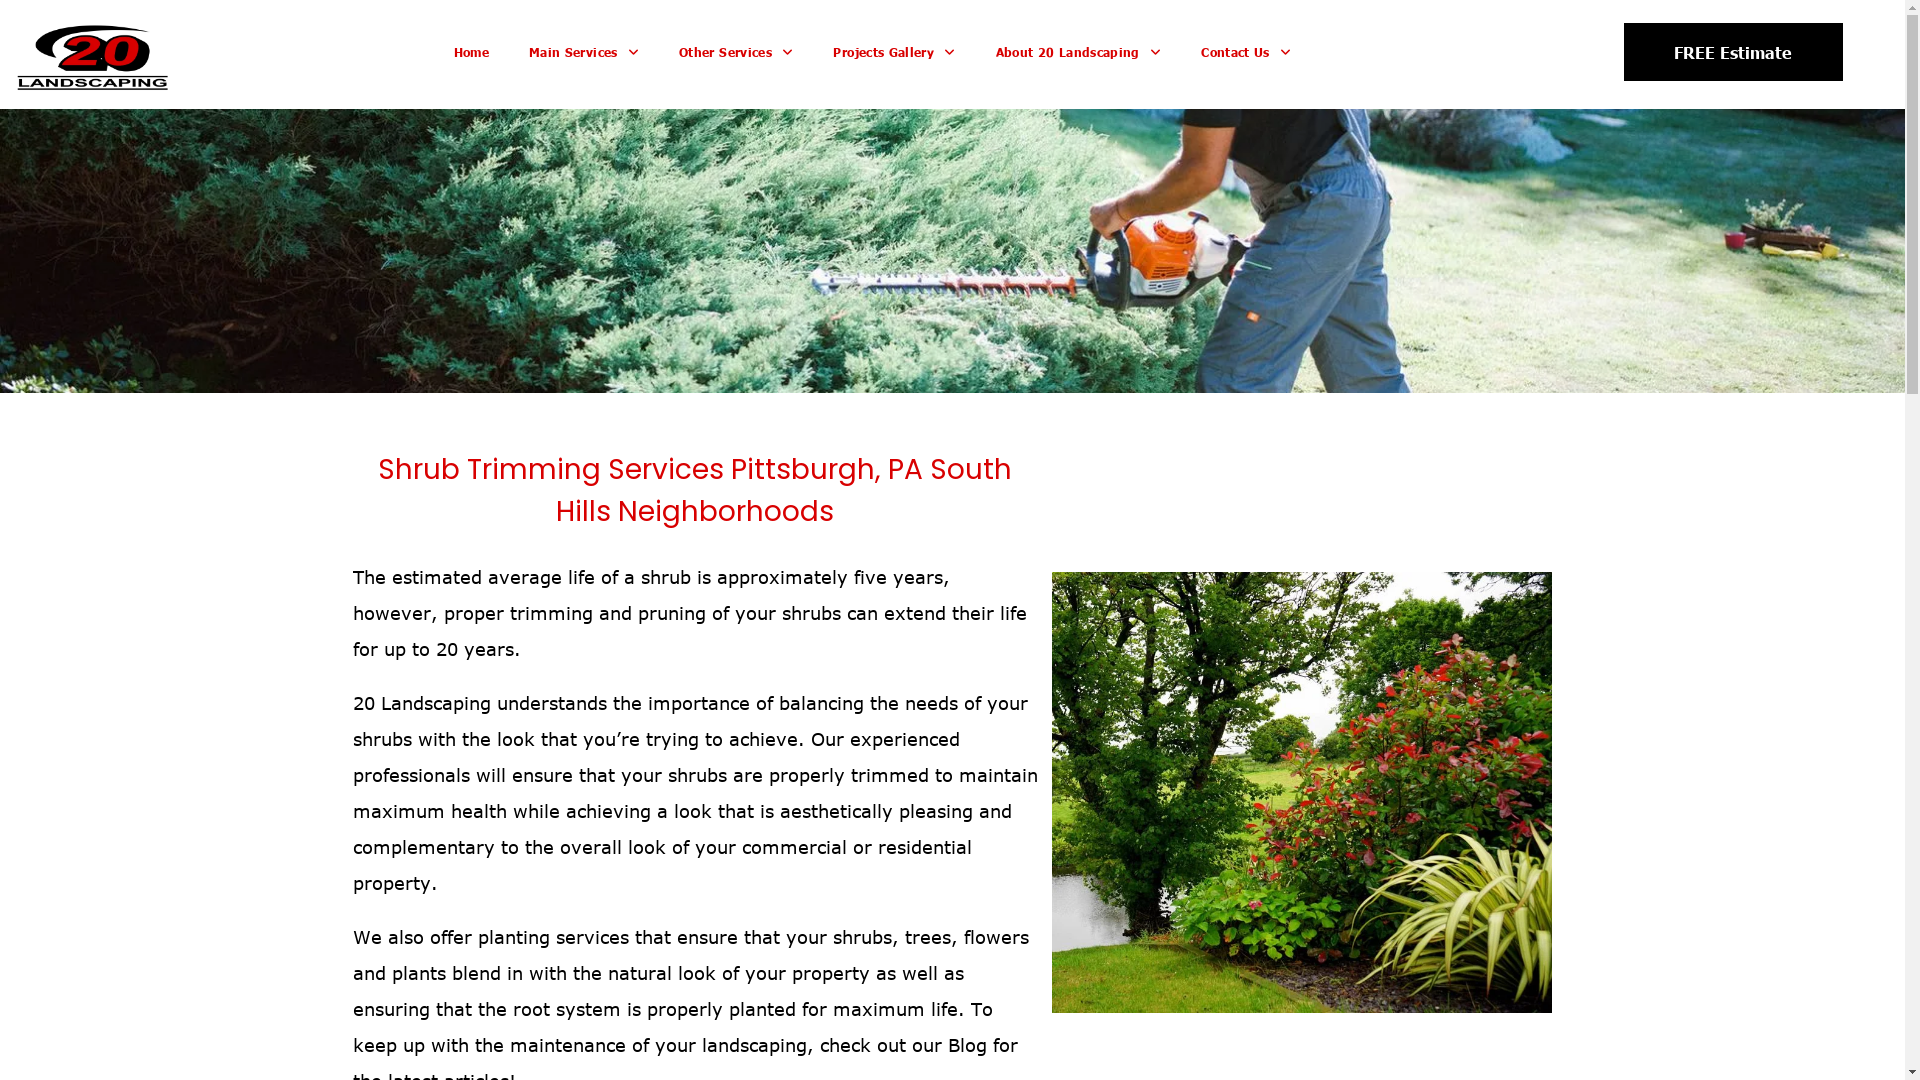 The image size is (1920, 1080). Describe the element at coordinates (583, 52) in the screenshot. I see `'Main Services'` at that location.